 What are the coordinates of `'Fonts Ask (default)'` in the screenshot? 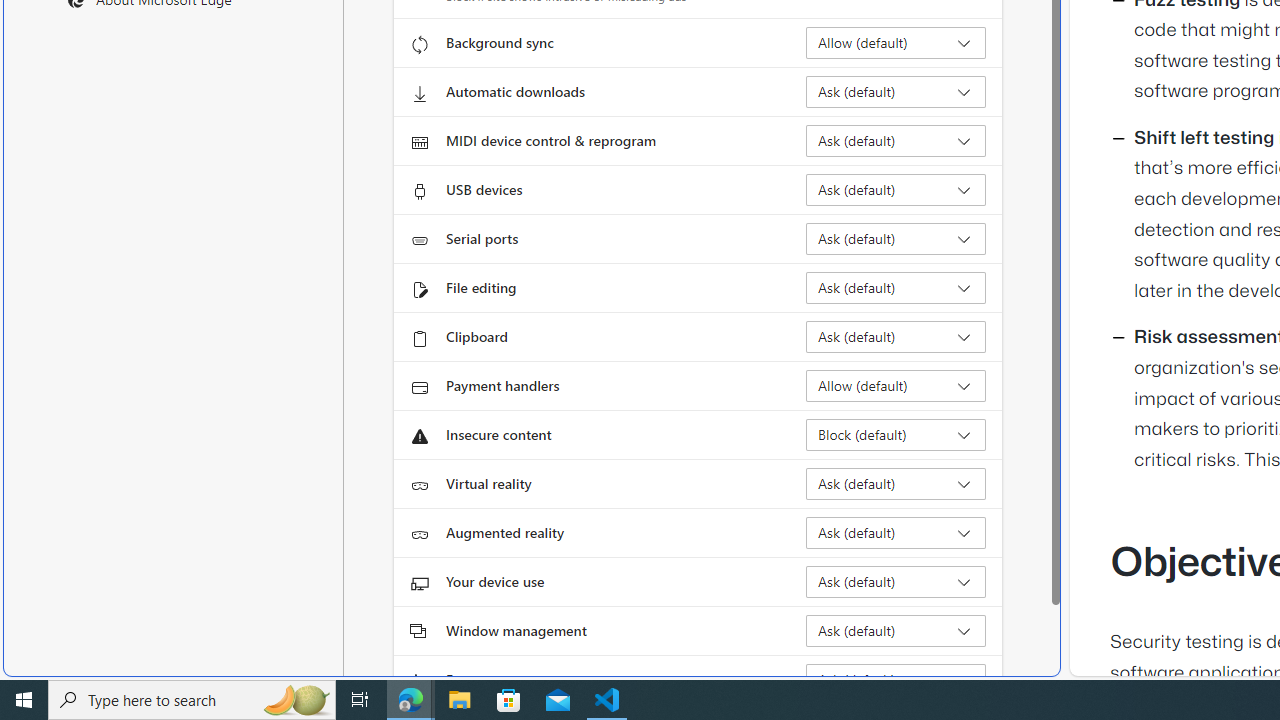 It's located at (895, 679).